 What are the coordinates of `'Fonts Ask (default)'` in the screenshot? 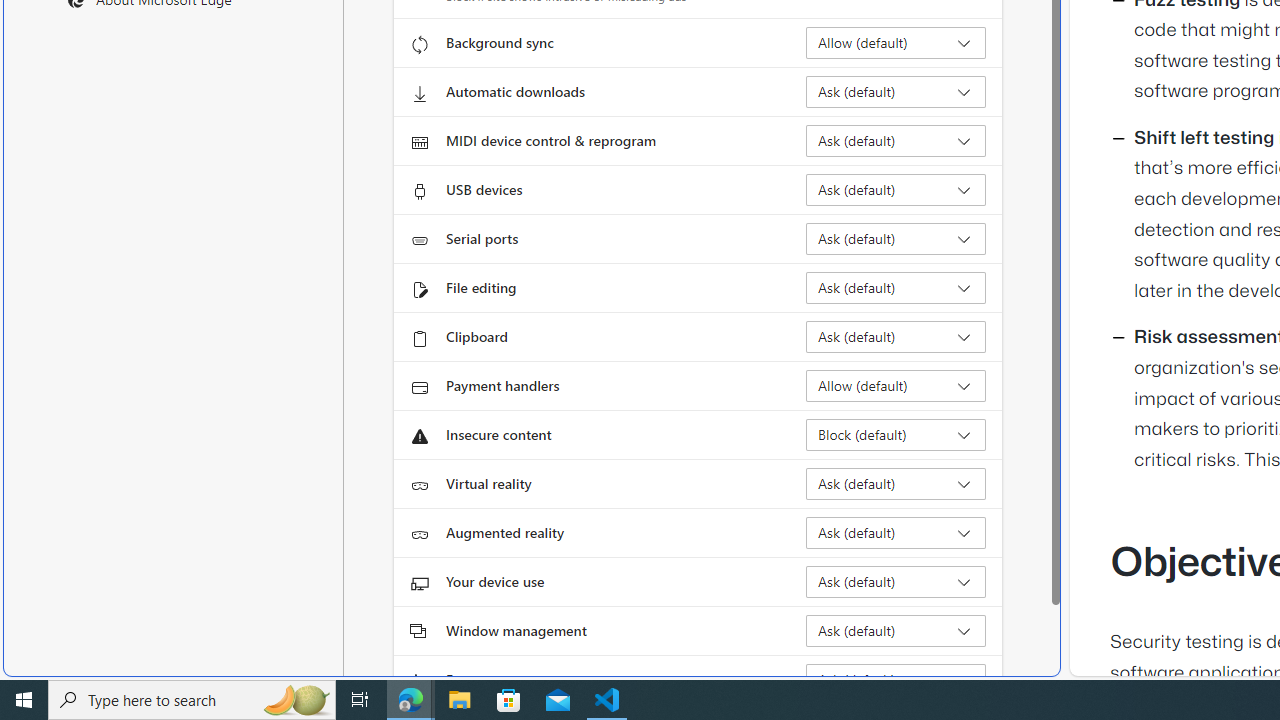 It's located at (895, 679).